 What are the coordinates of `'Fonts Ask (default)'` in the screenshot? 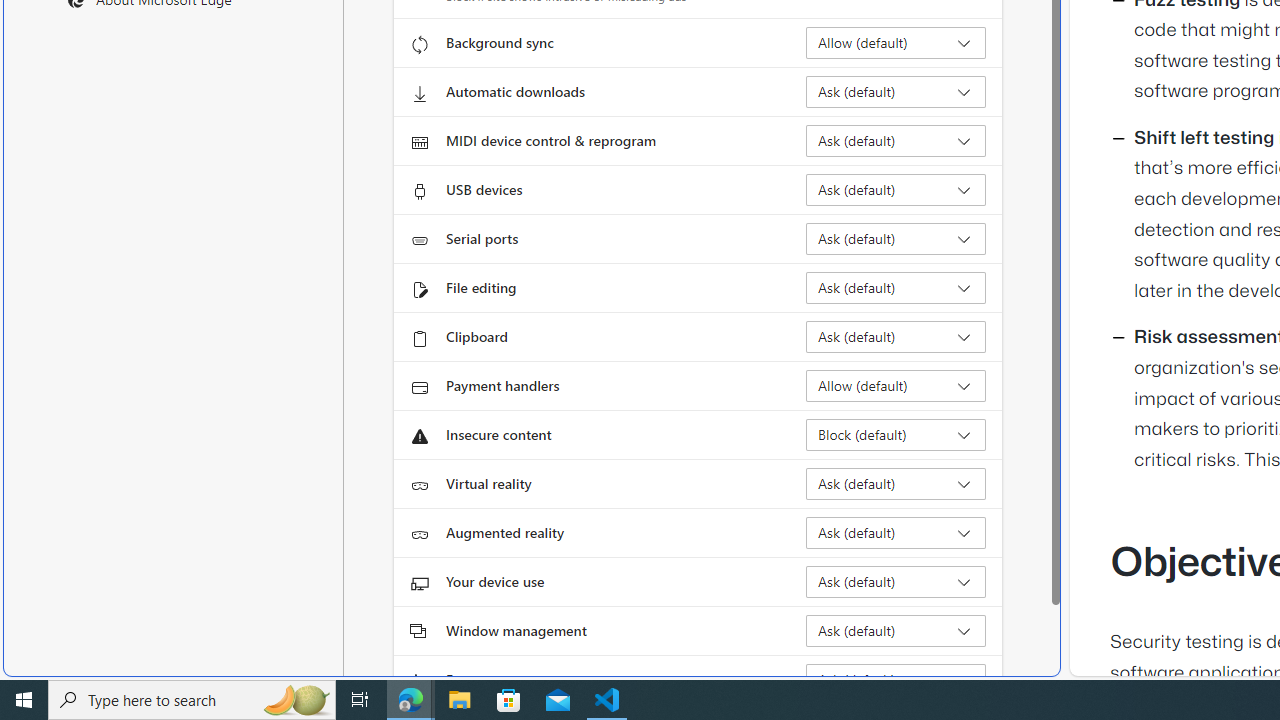 It's located at (895, 679).